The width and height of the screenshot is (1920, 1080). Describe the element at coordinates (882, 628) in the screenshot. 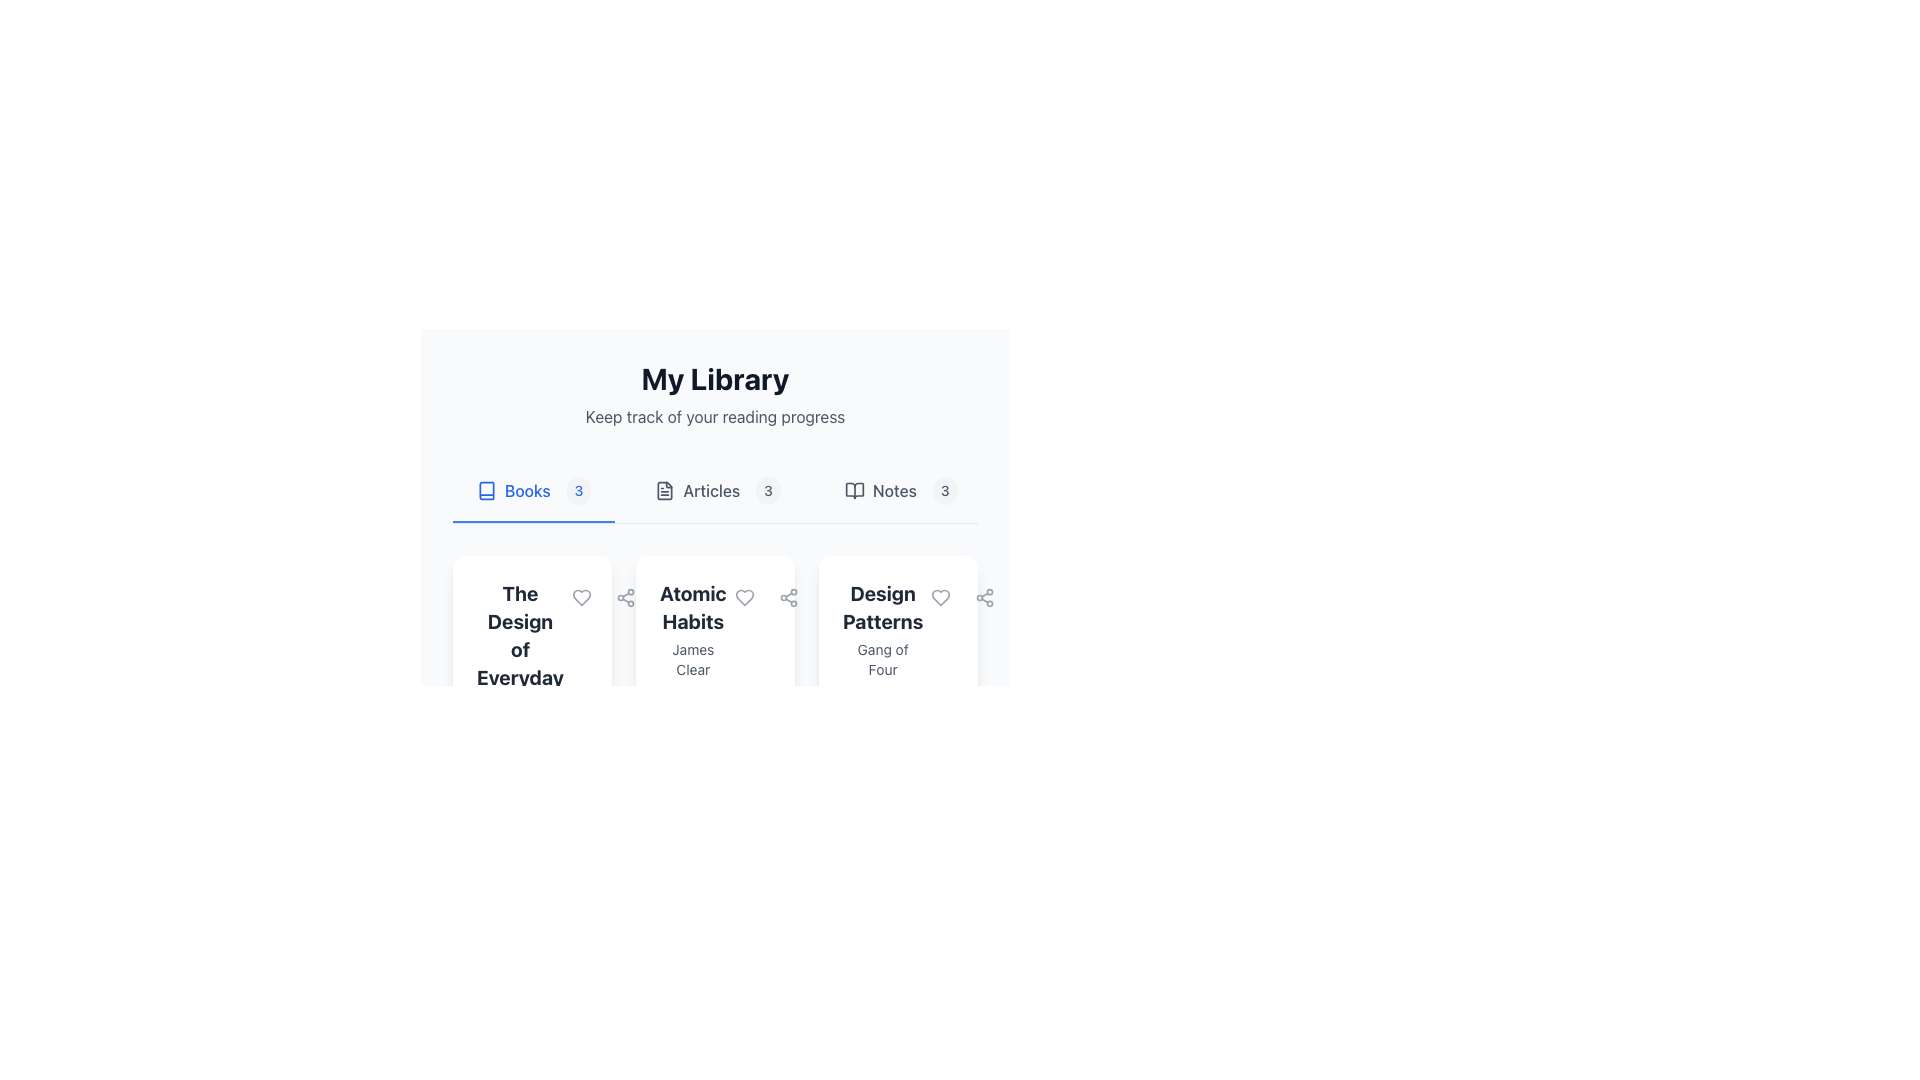

I see `textual information in the title and subtitle of the book 'Design Patterns' located on the third card in the 'Books' section of the 'My Library' interface` at that location.